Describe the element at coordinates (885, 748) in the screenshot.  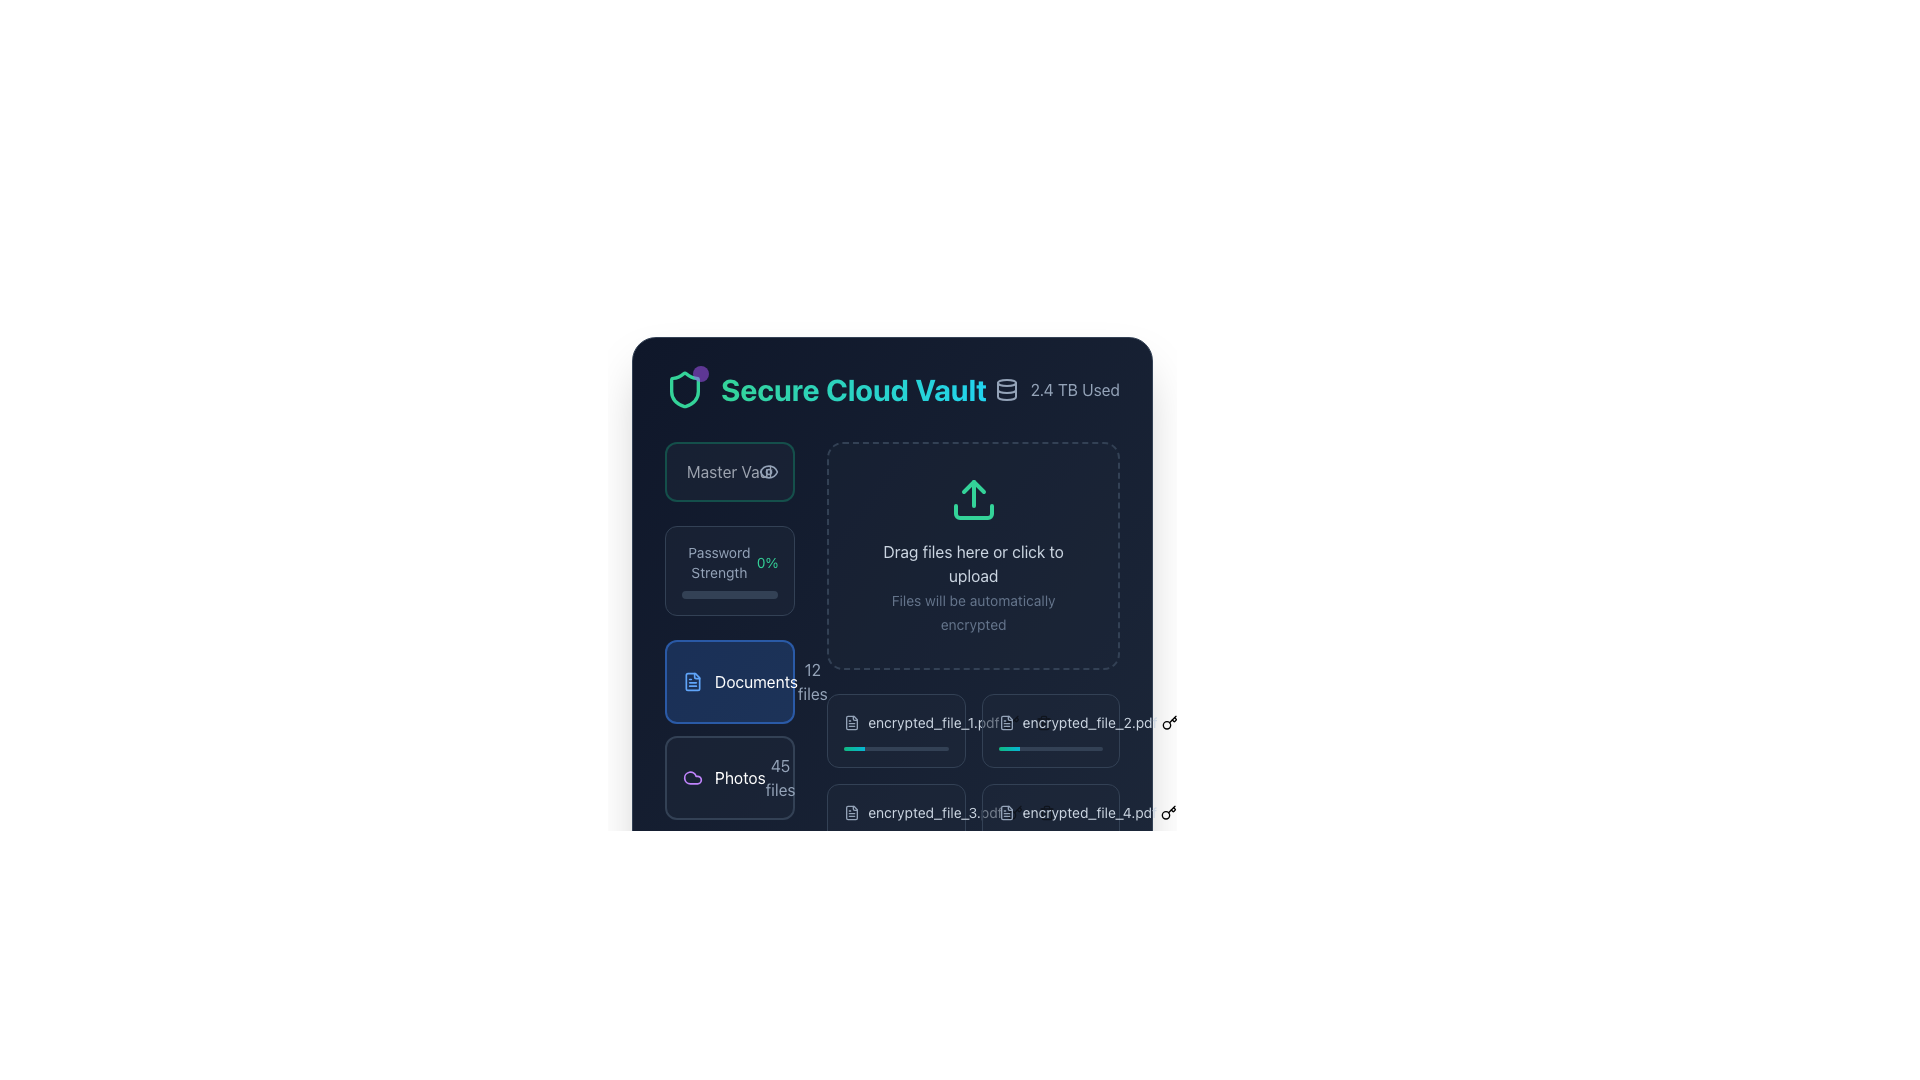
I see `the progression visually by focusing on the Horizontal Progress Indicator Bar located in the bottom right section of the interface within the 'Documents' section` at that location.